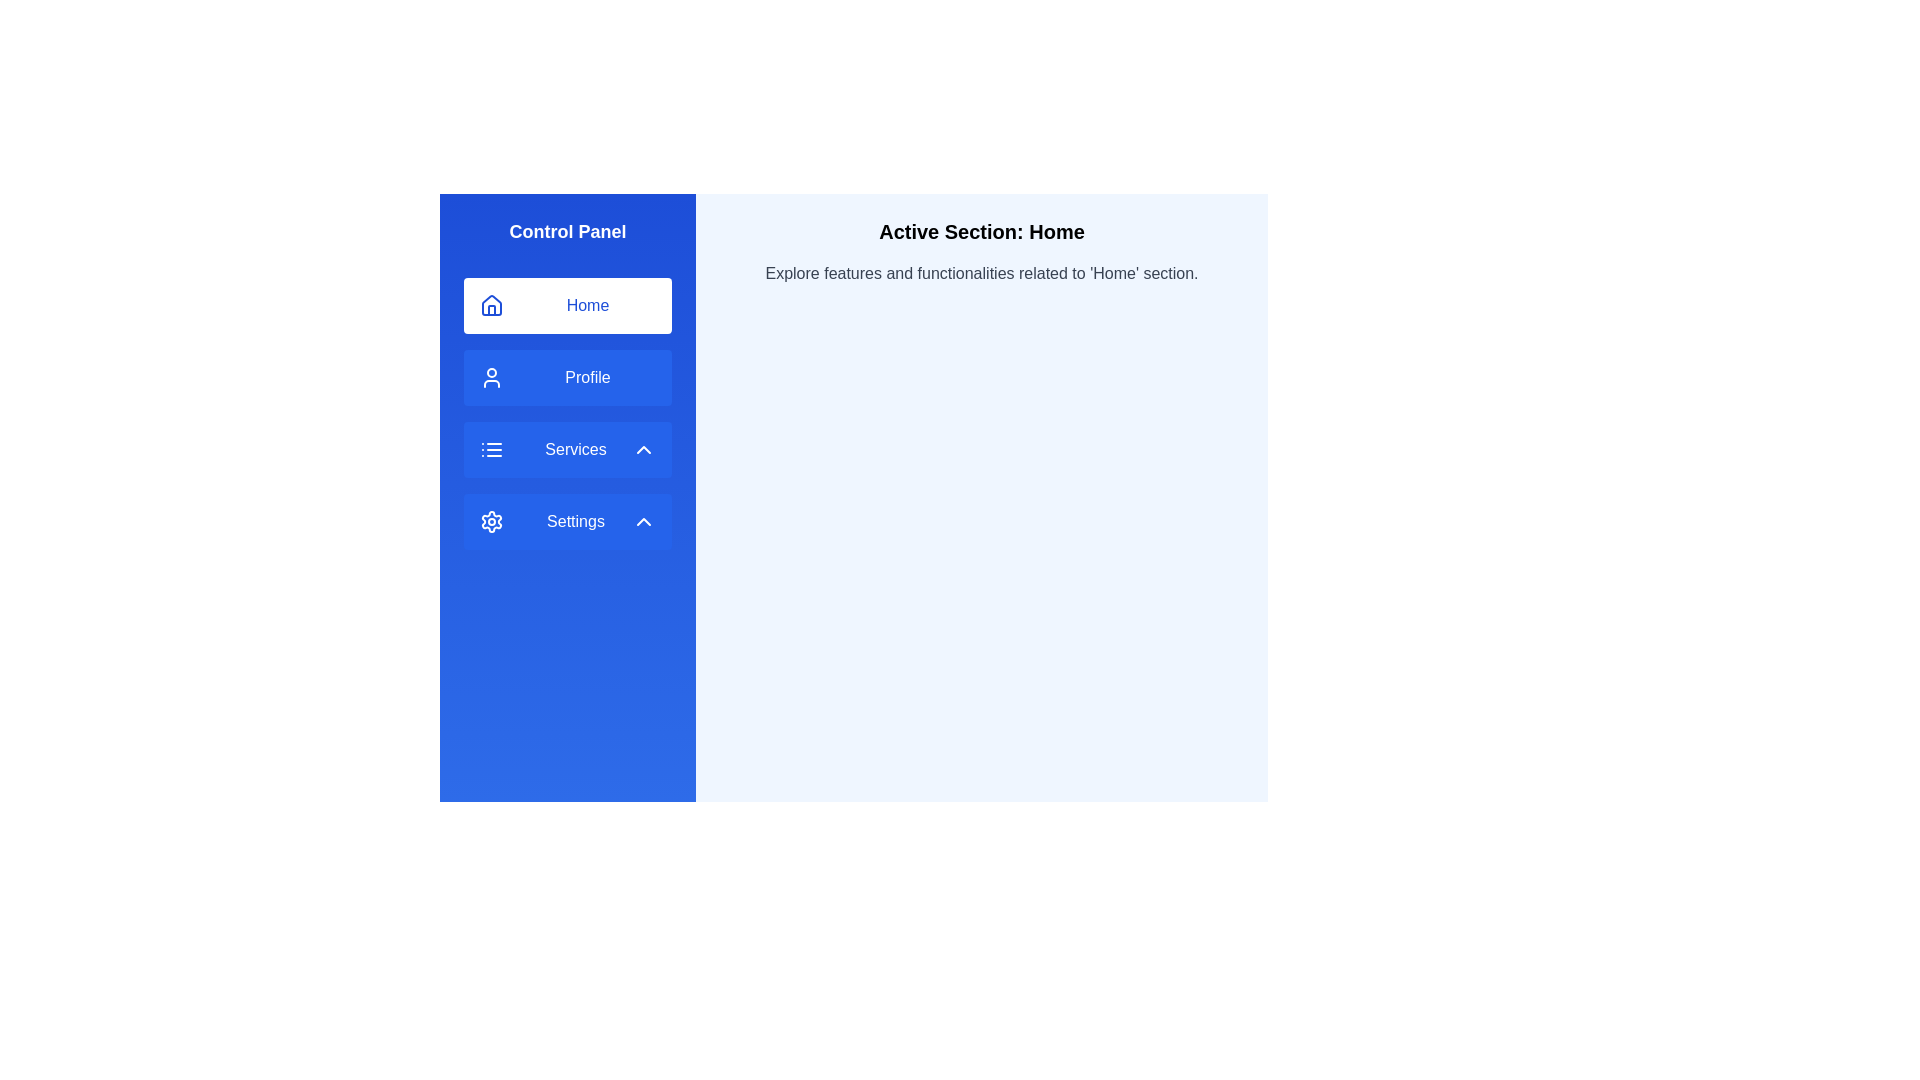 This screenshot has width=1920, height=1080. Describe the element at coordinates (491, 305) in the screenshot. I see `the 'Home' icon located on the left-hand sidebar` at that location.